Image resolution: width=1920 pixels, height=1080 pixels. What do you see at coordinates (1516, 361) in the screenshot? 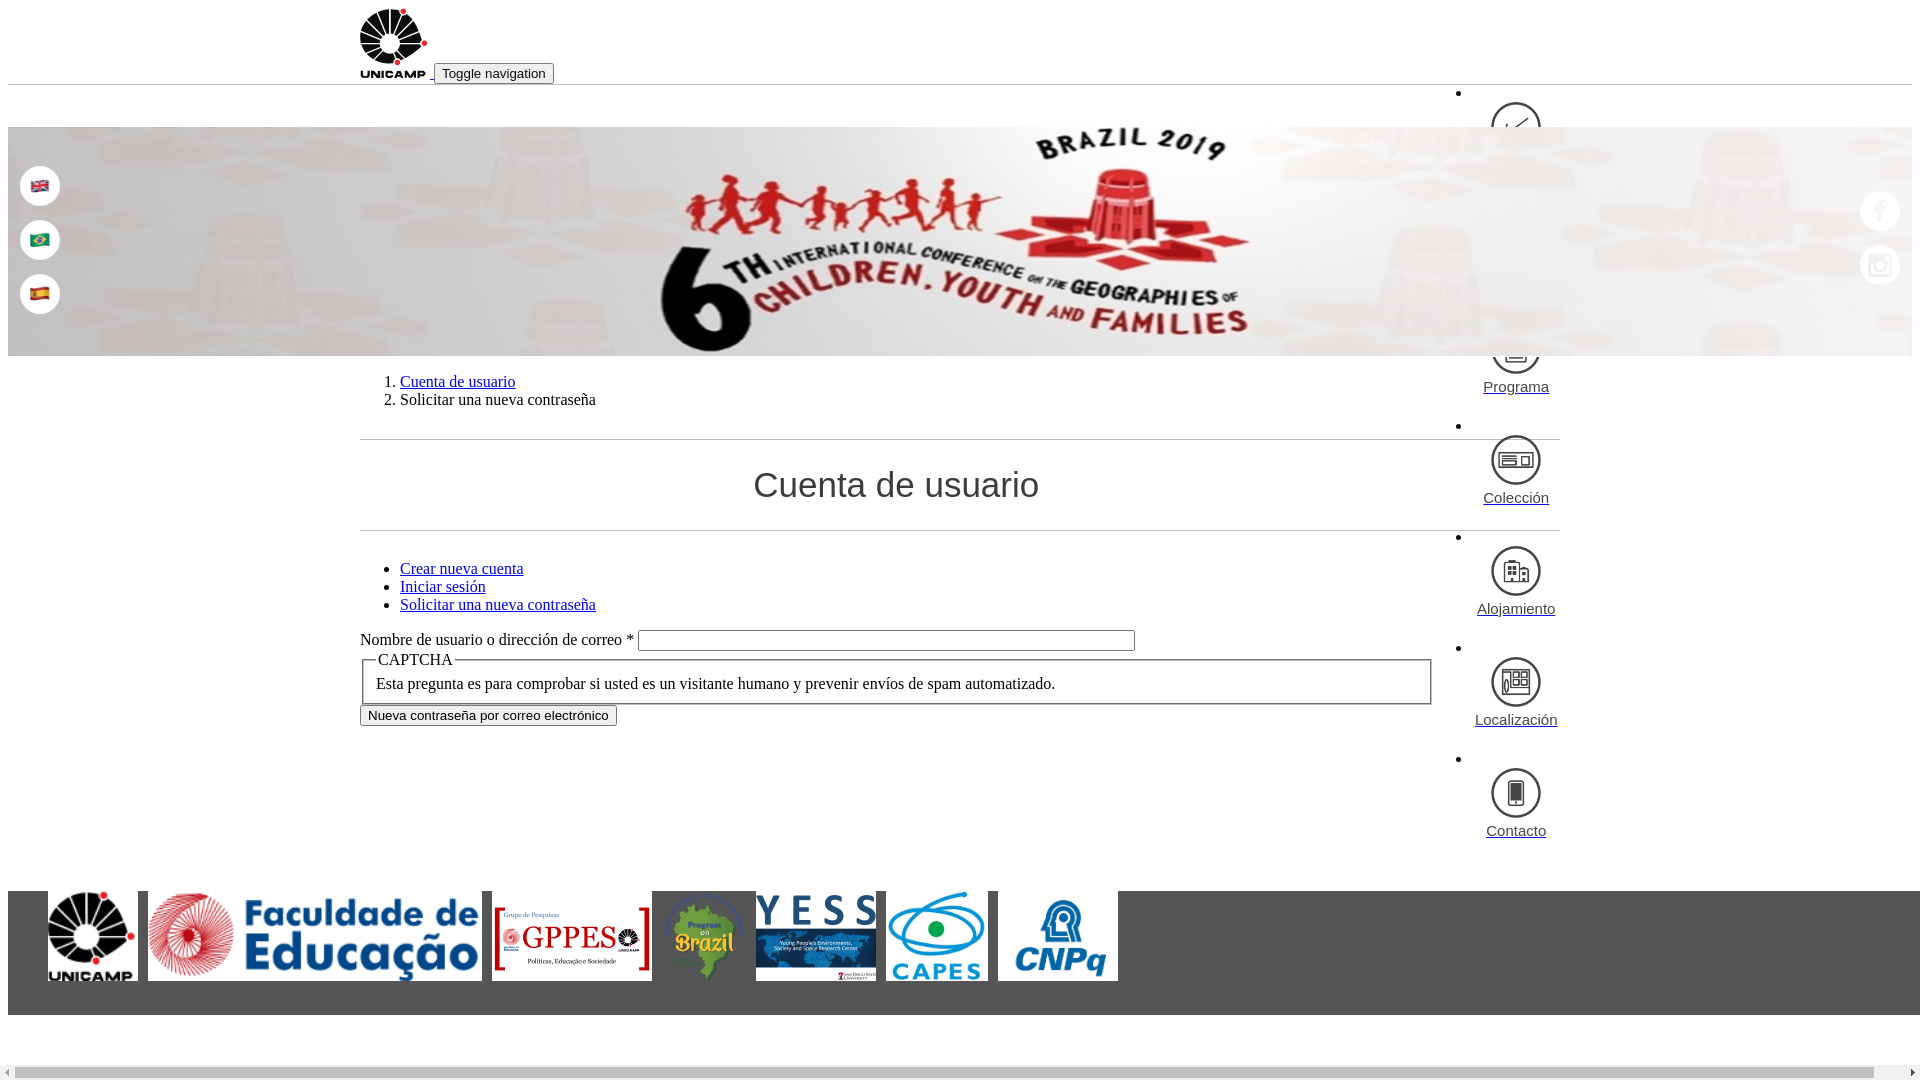
I see `'Programa'` at bounding box center [1516, 361].